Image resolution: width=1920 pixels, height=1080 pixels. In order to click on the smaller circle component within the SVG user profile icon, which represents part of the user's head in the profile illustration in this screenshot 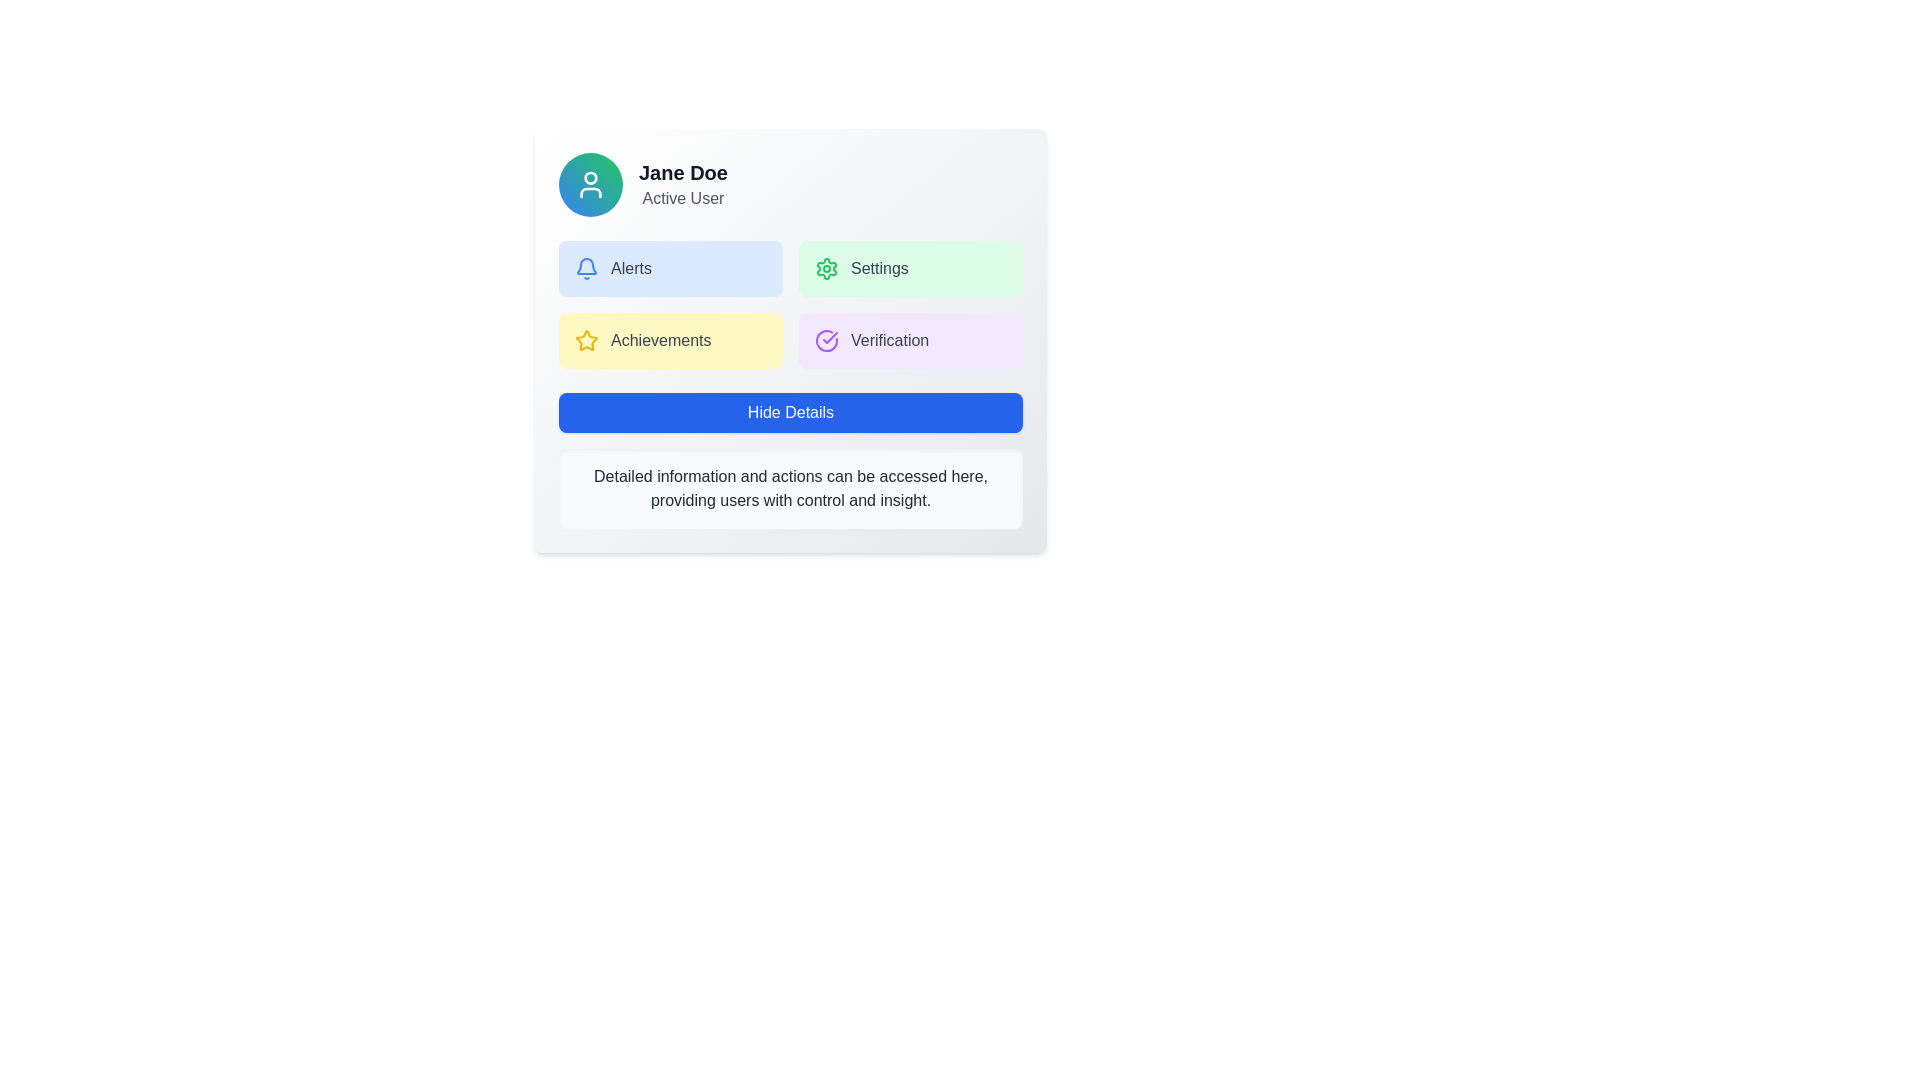, I will do `click(589, 176)`.